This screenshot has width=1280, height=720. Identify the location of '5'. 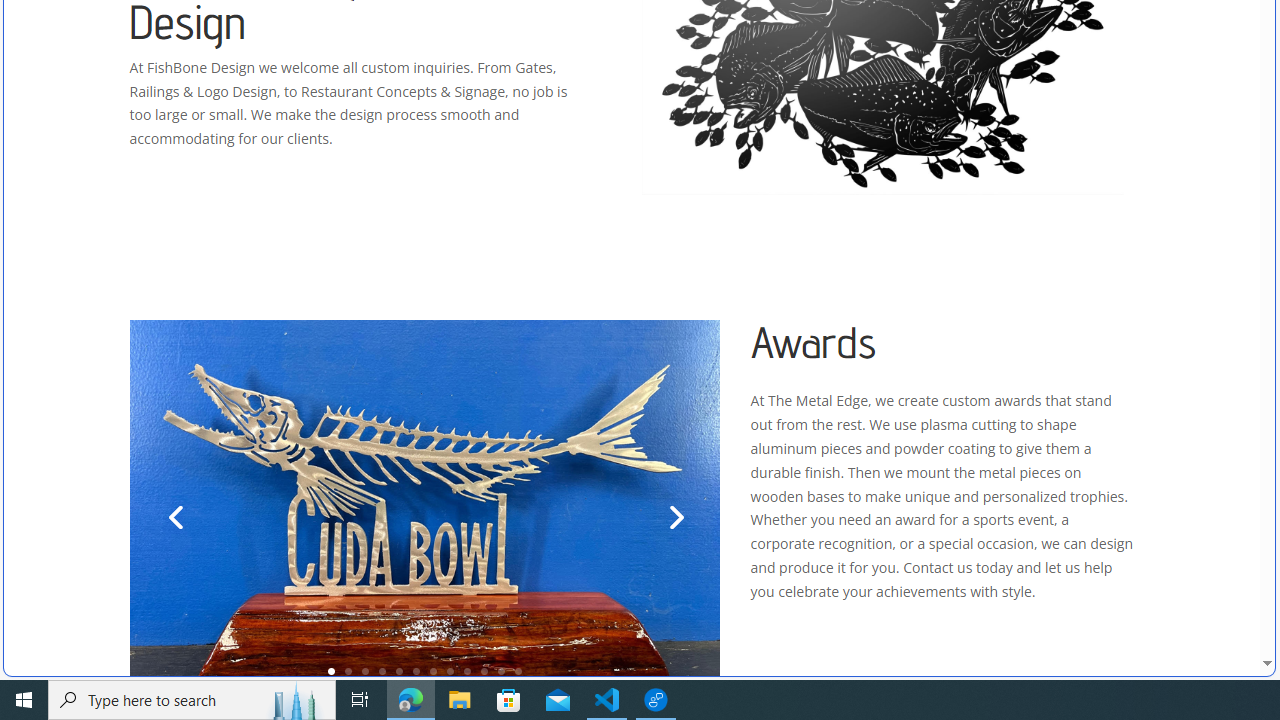
(399, 671).